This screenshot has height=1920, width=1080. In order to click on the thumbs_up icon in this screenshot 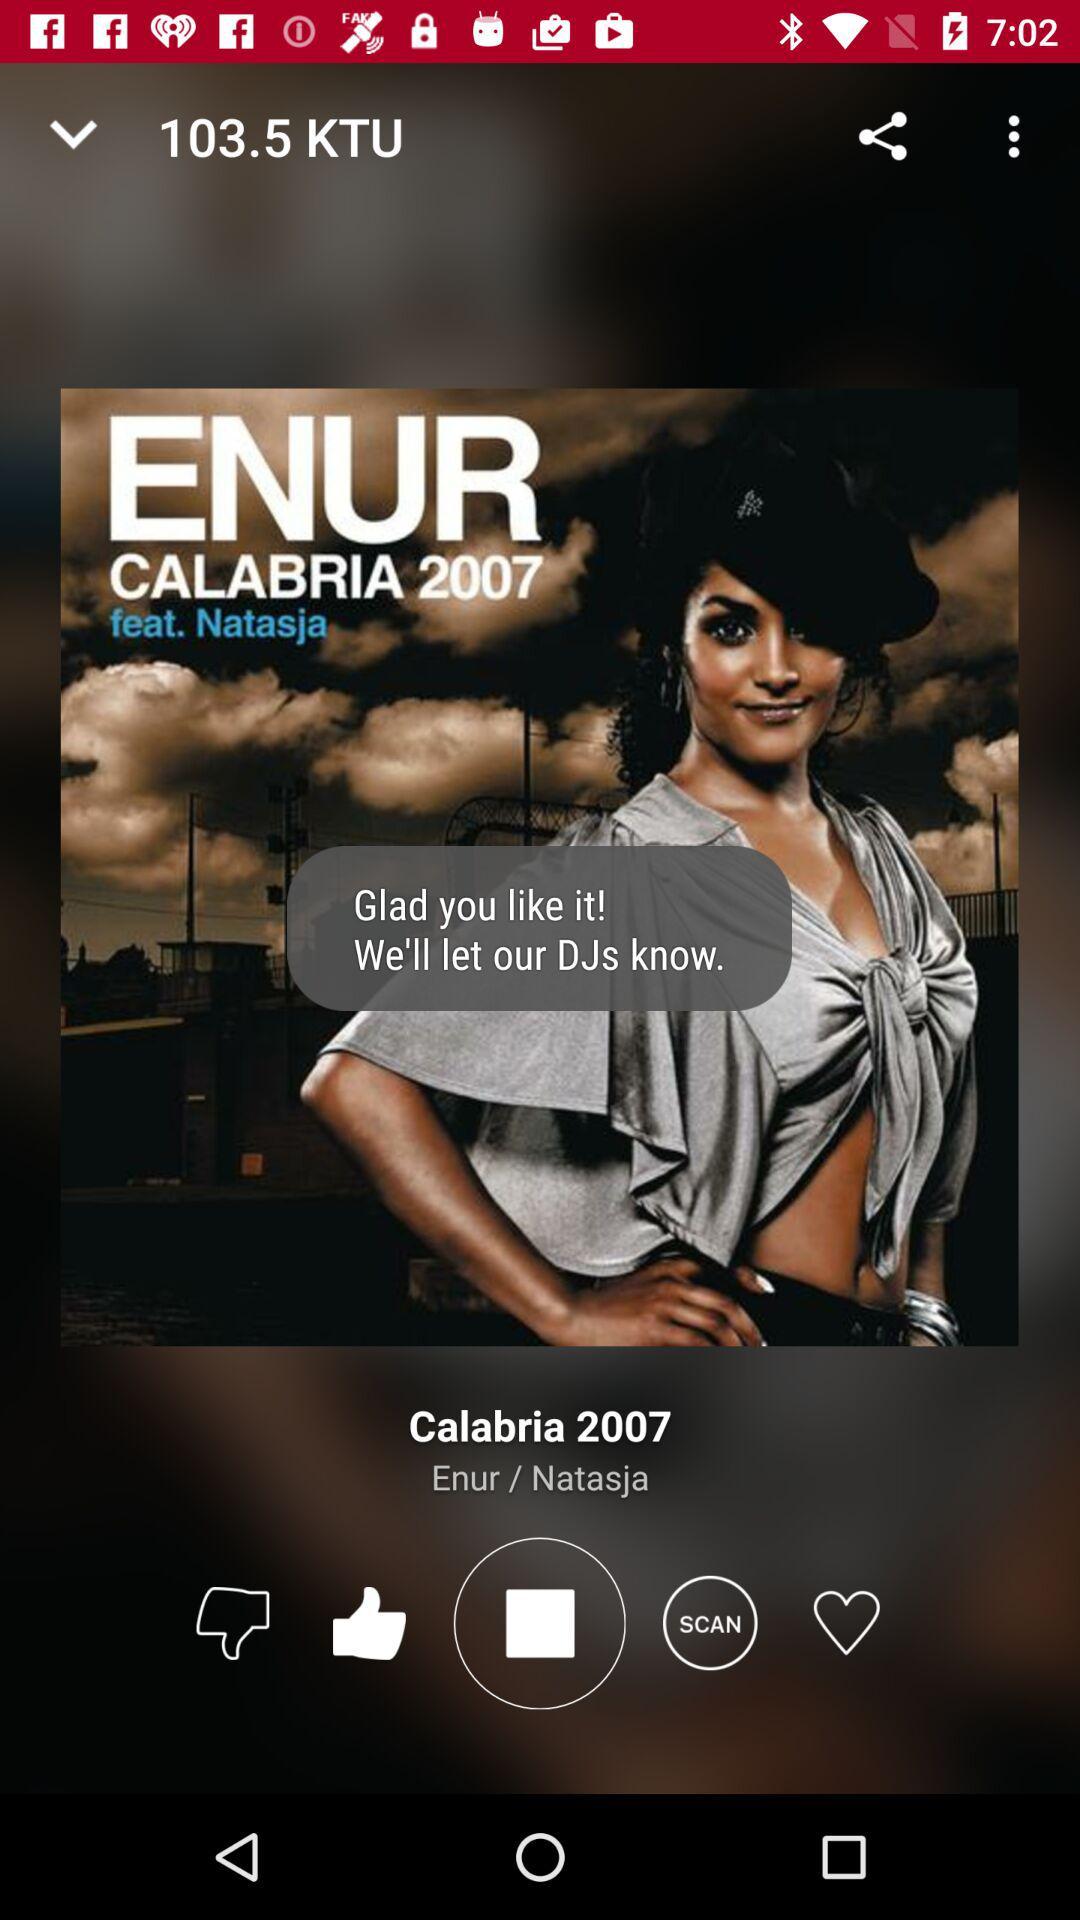, I will do `click(369, 1622)`.